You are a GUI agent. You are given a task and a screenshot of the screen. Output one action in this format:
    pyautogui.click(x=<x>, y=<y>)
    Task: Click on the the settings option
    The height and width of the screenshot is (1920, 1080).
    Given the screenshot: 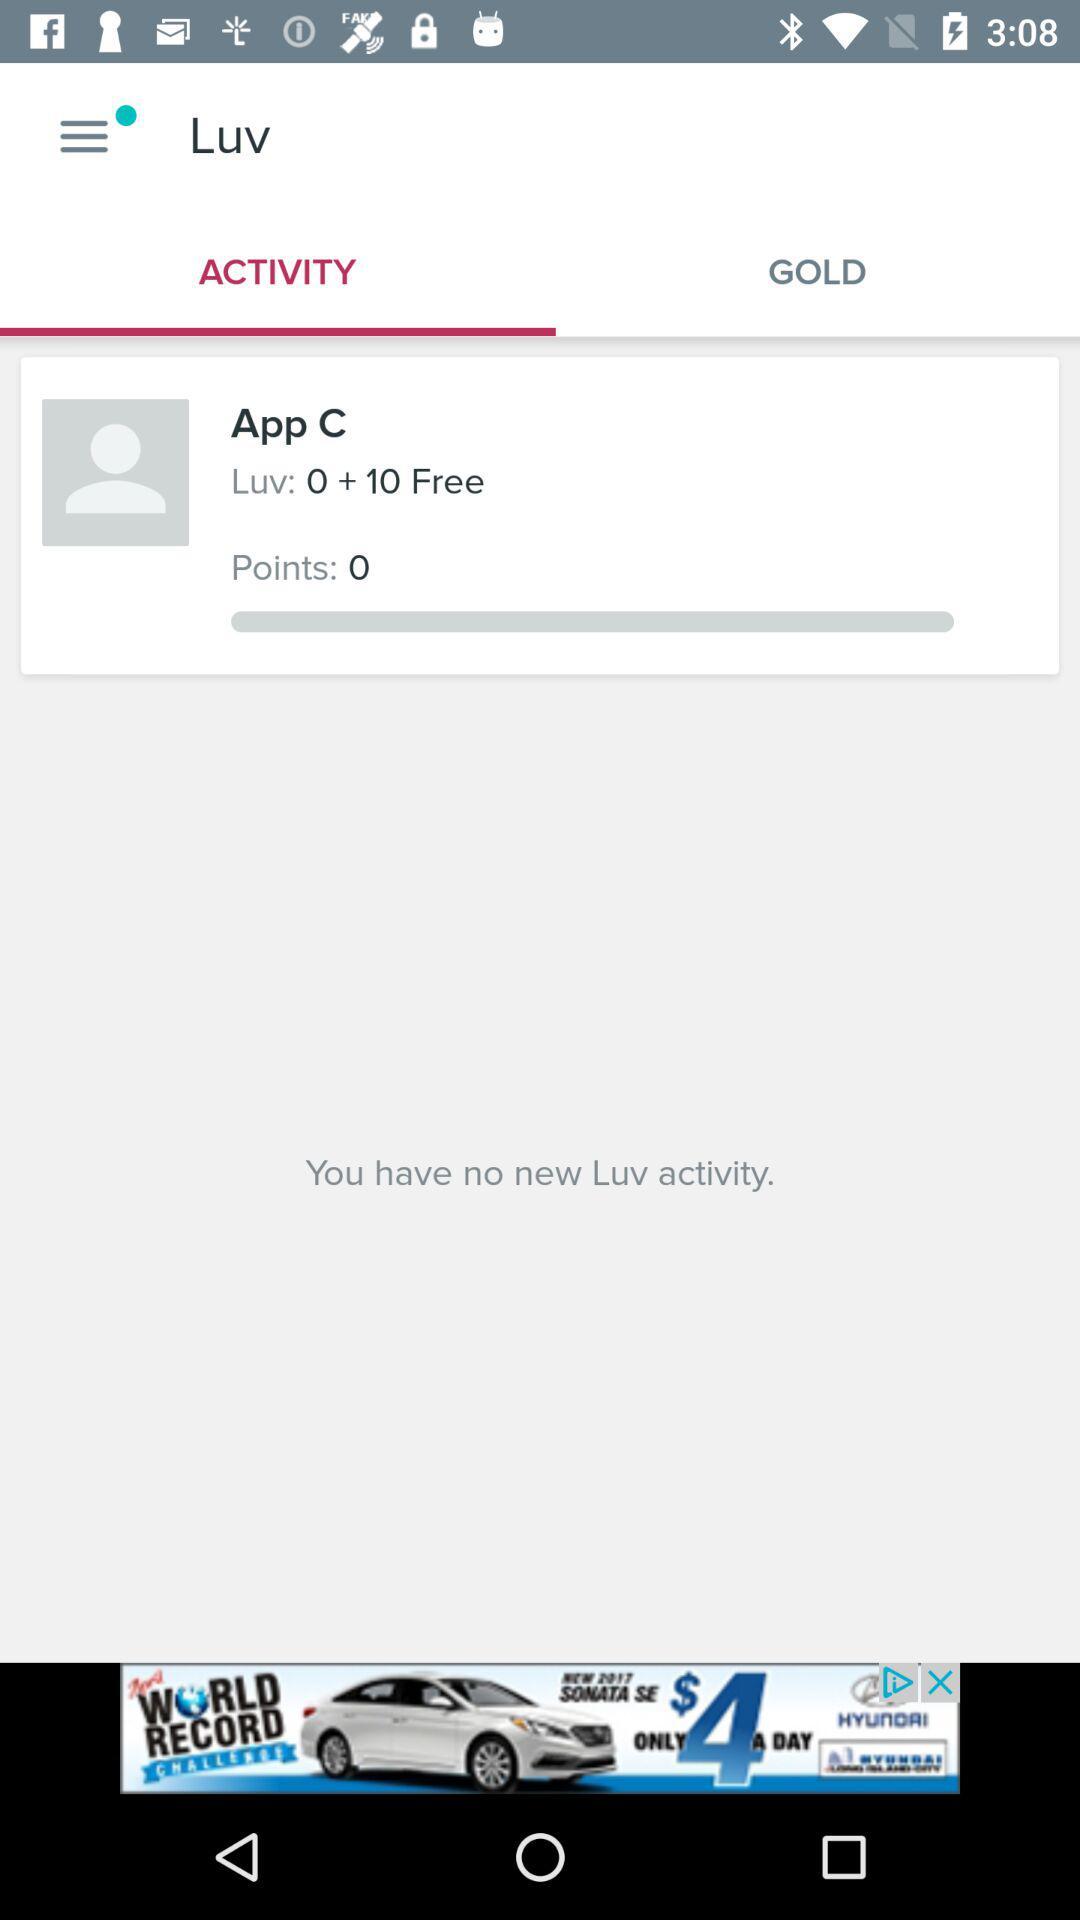 What is the action you would take?
    pyautogui.click(x=83, y=135)
    